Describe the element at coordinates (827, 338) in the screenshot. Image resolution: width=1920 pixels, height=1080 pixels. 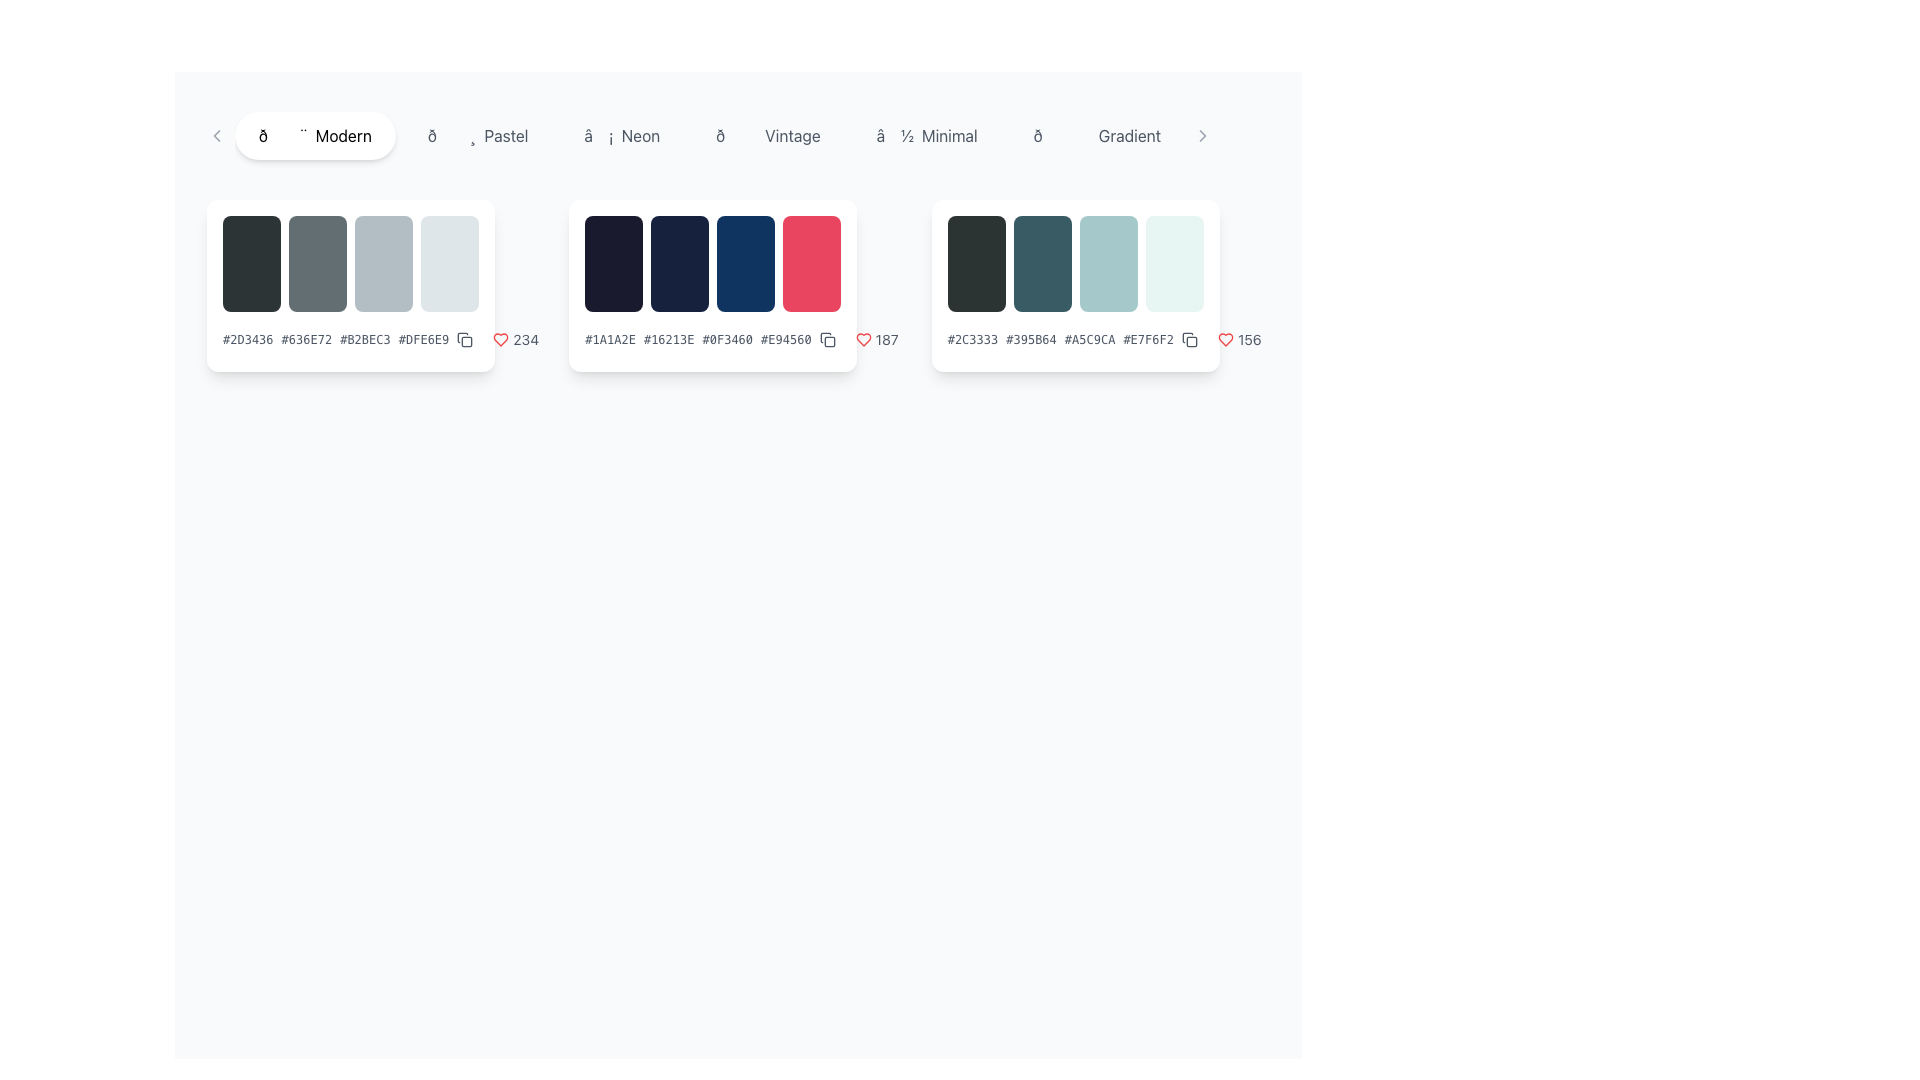
I see `the outlined square icon button located at the bottom right of the color palette card` at that location.